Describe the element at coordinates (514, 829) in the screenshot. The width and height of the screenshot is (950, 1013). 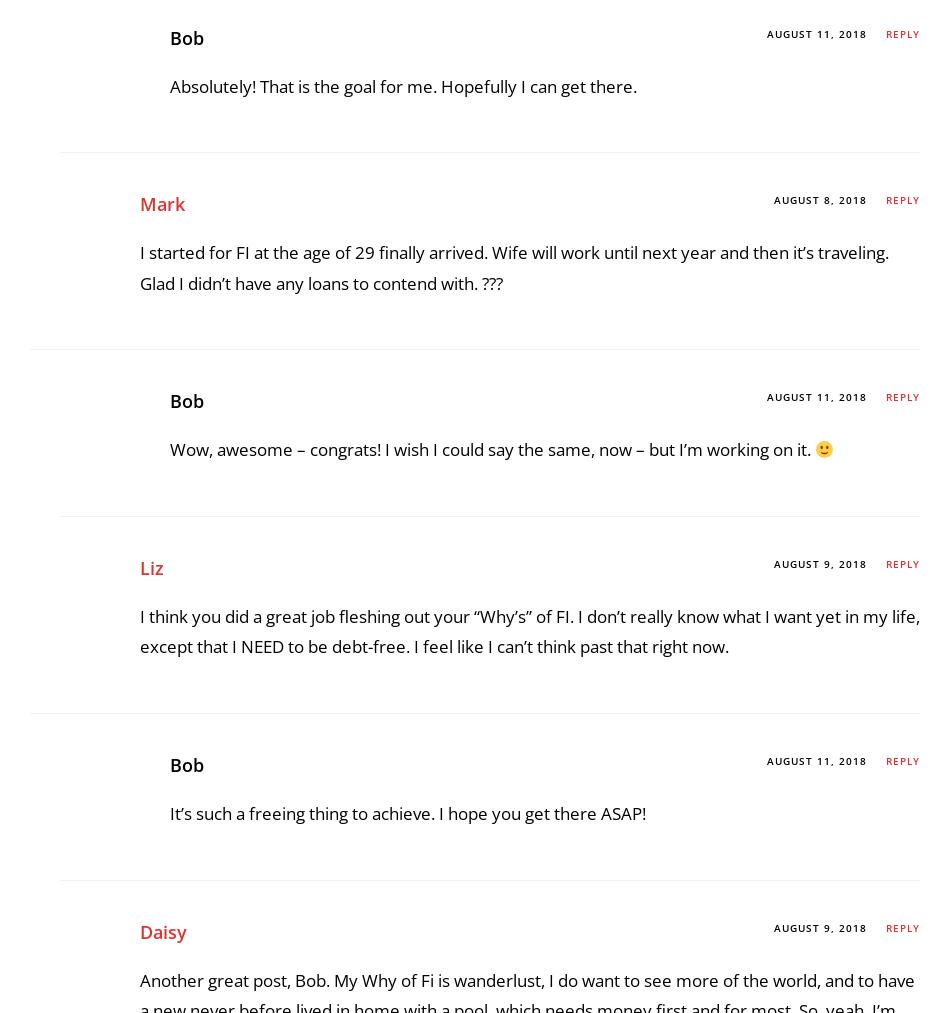
I see `'I started for FI at the age of 29 finally arrived.  Wife will work until next year and then it’s traveling.  Glad I didn’t have any loans to contend with.  ???'` at that location.